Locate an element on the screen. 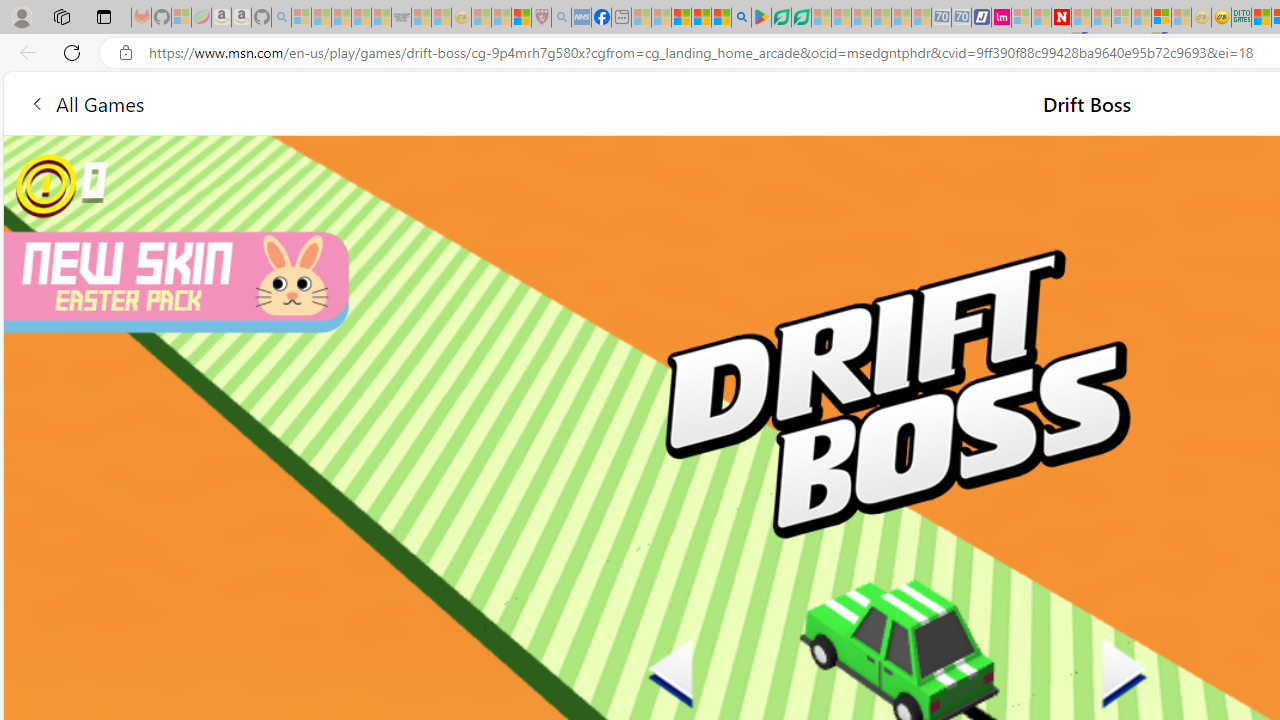  'The Weather Channel - MSN - Sleeping' is located at coordinates (341, 17).